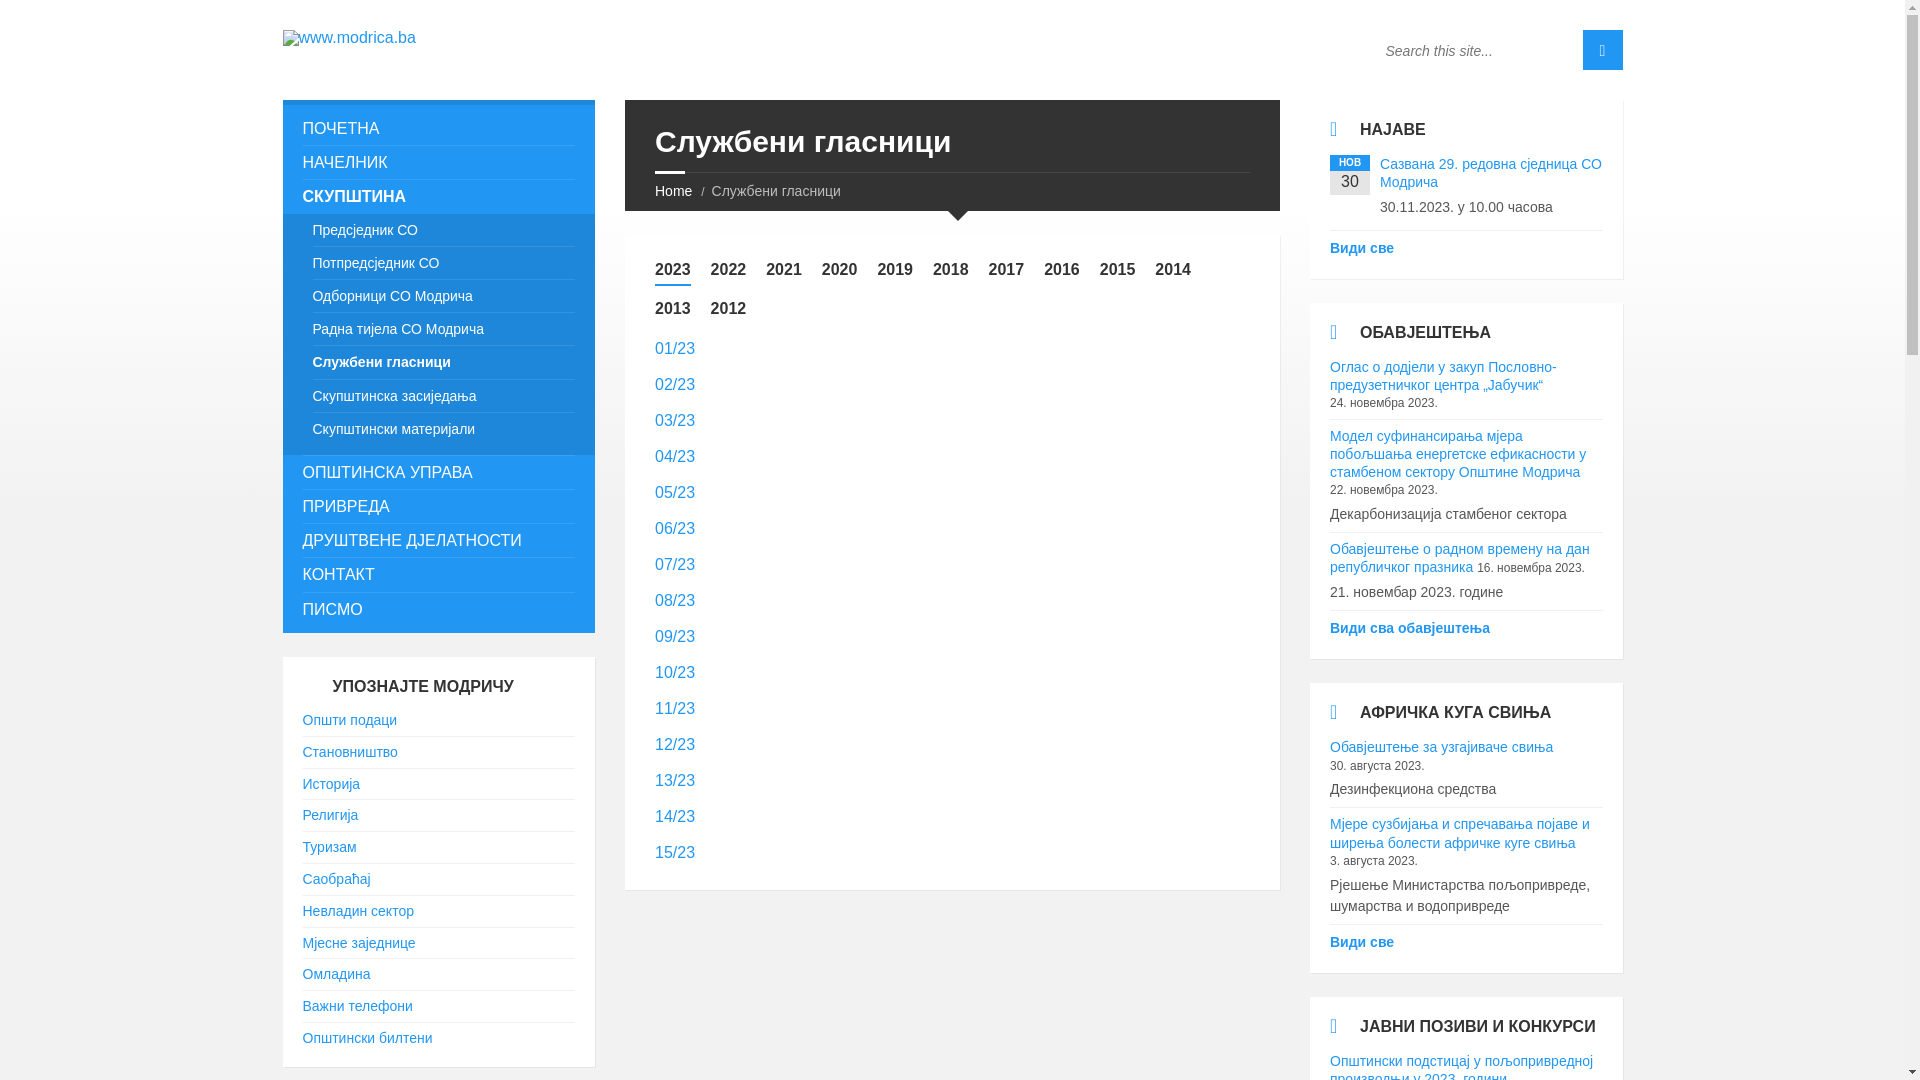 The width and height of the screenshot is (1920, 1080). Describe the element at coordinates (675, 419) in the screenshot. I see `'03/23'` at that location.